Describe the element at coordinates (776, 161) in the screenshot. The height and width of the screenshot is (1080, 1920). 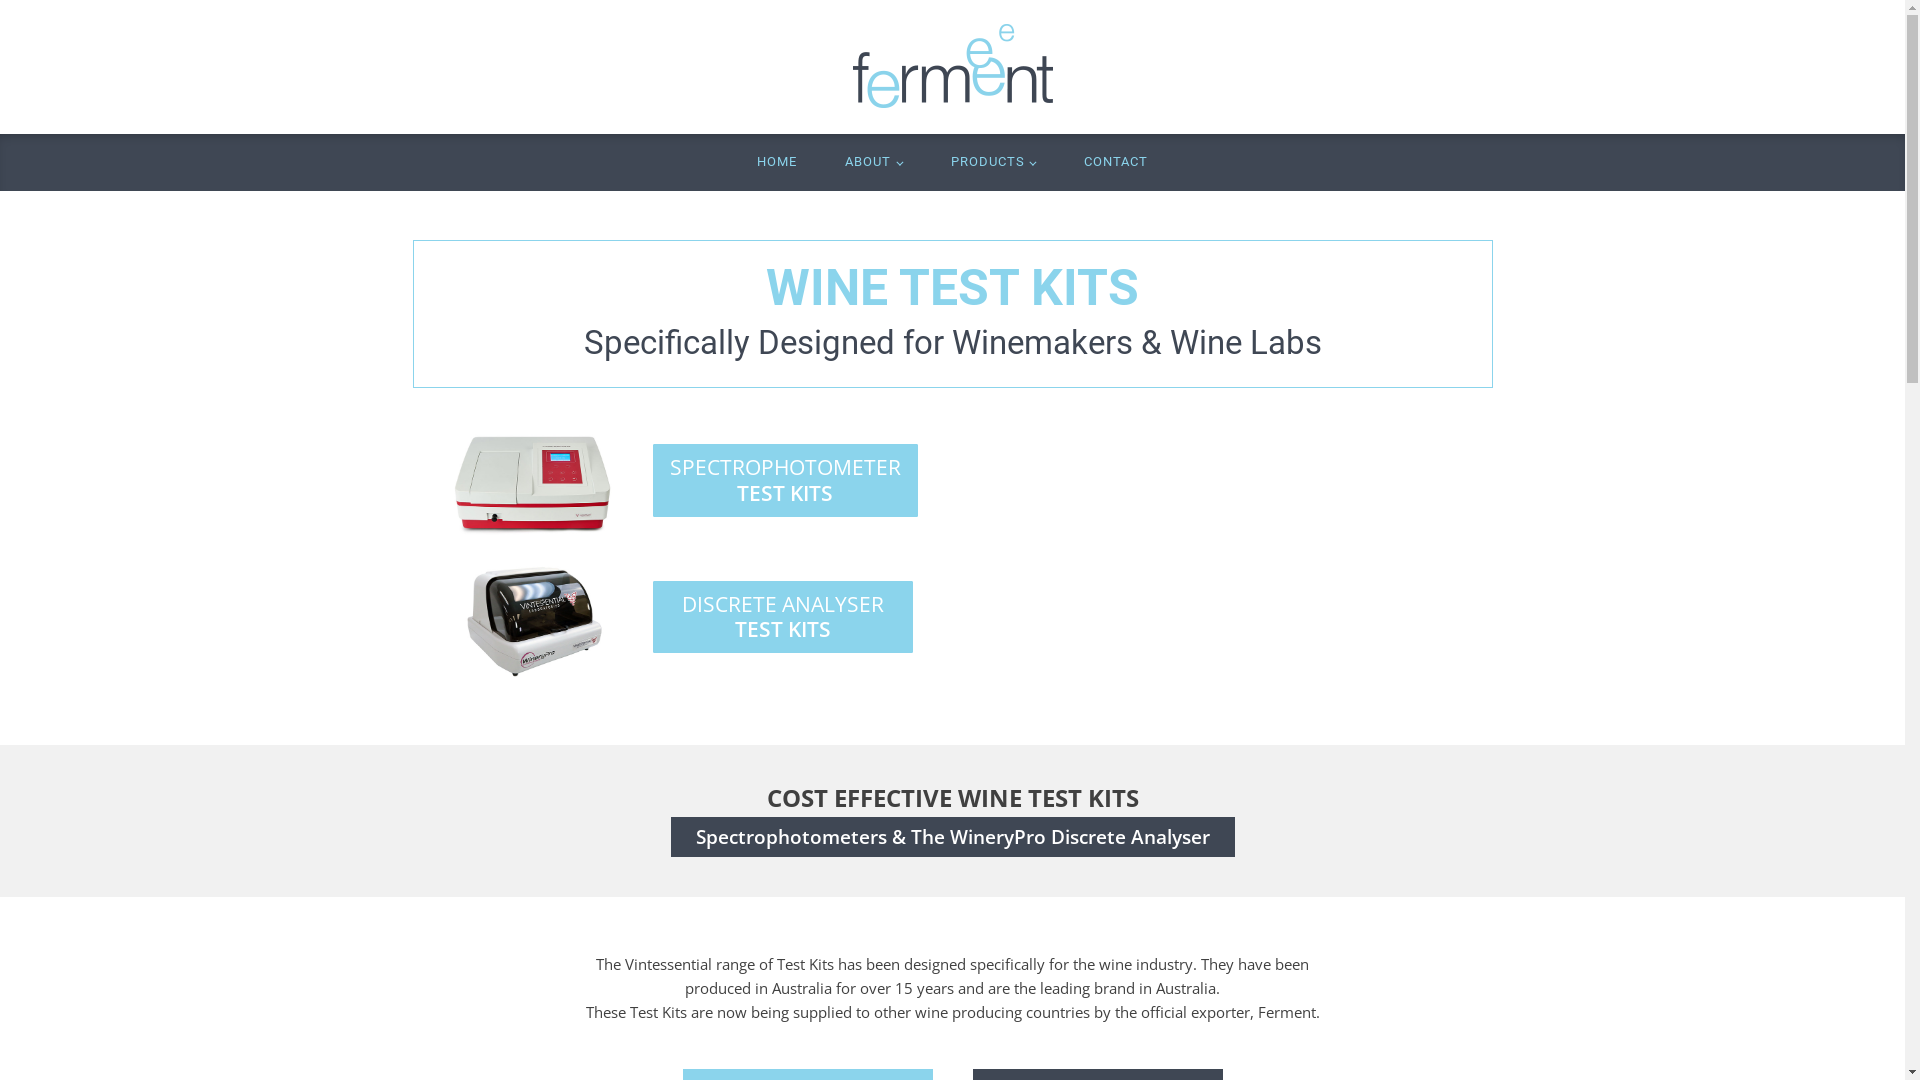
I see `'HOME'` at that location.